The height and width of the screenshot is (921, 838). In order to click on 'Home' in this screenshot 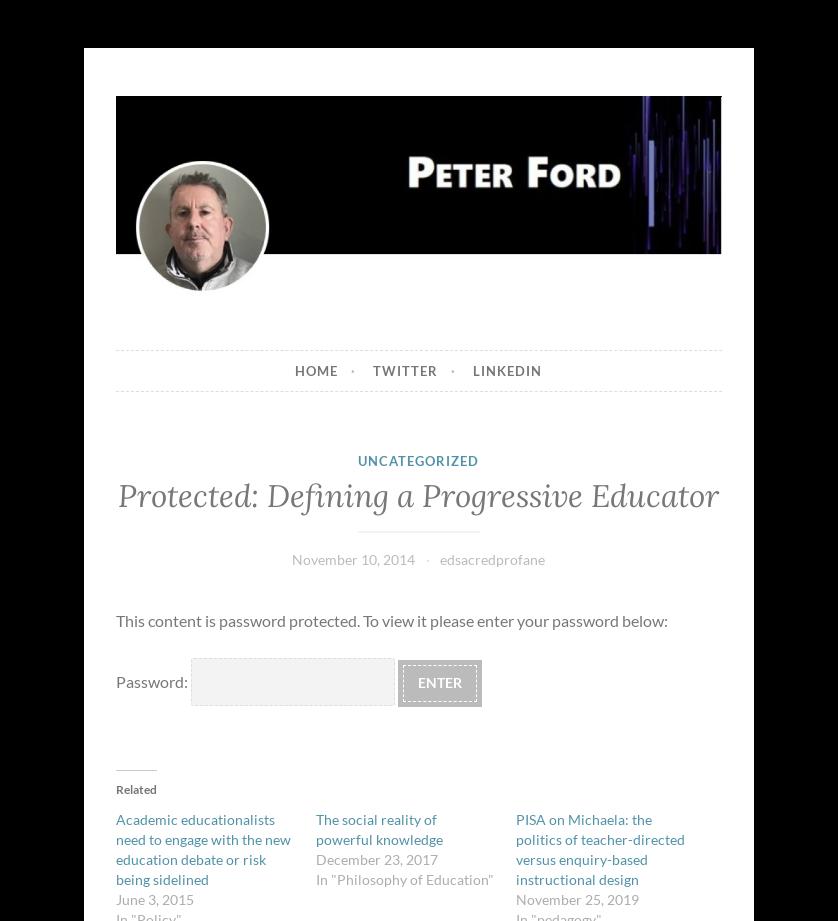, I will do `click(315, 369)`.